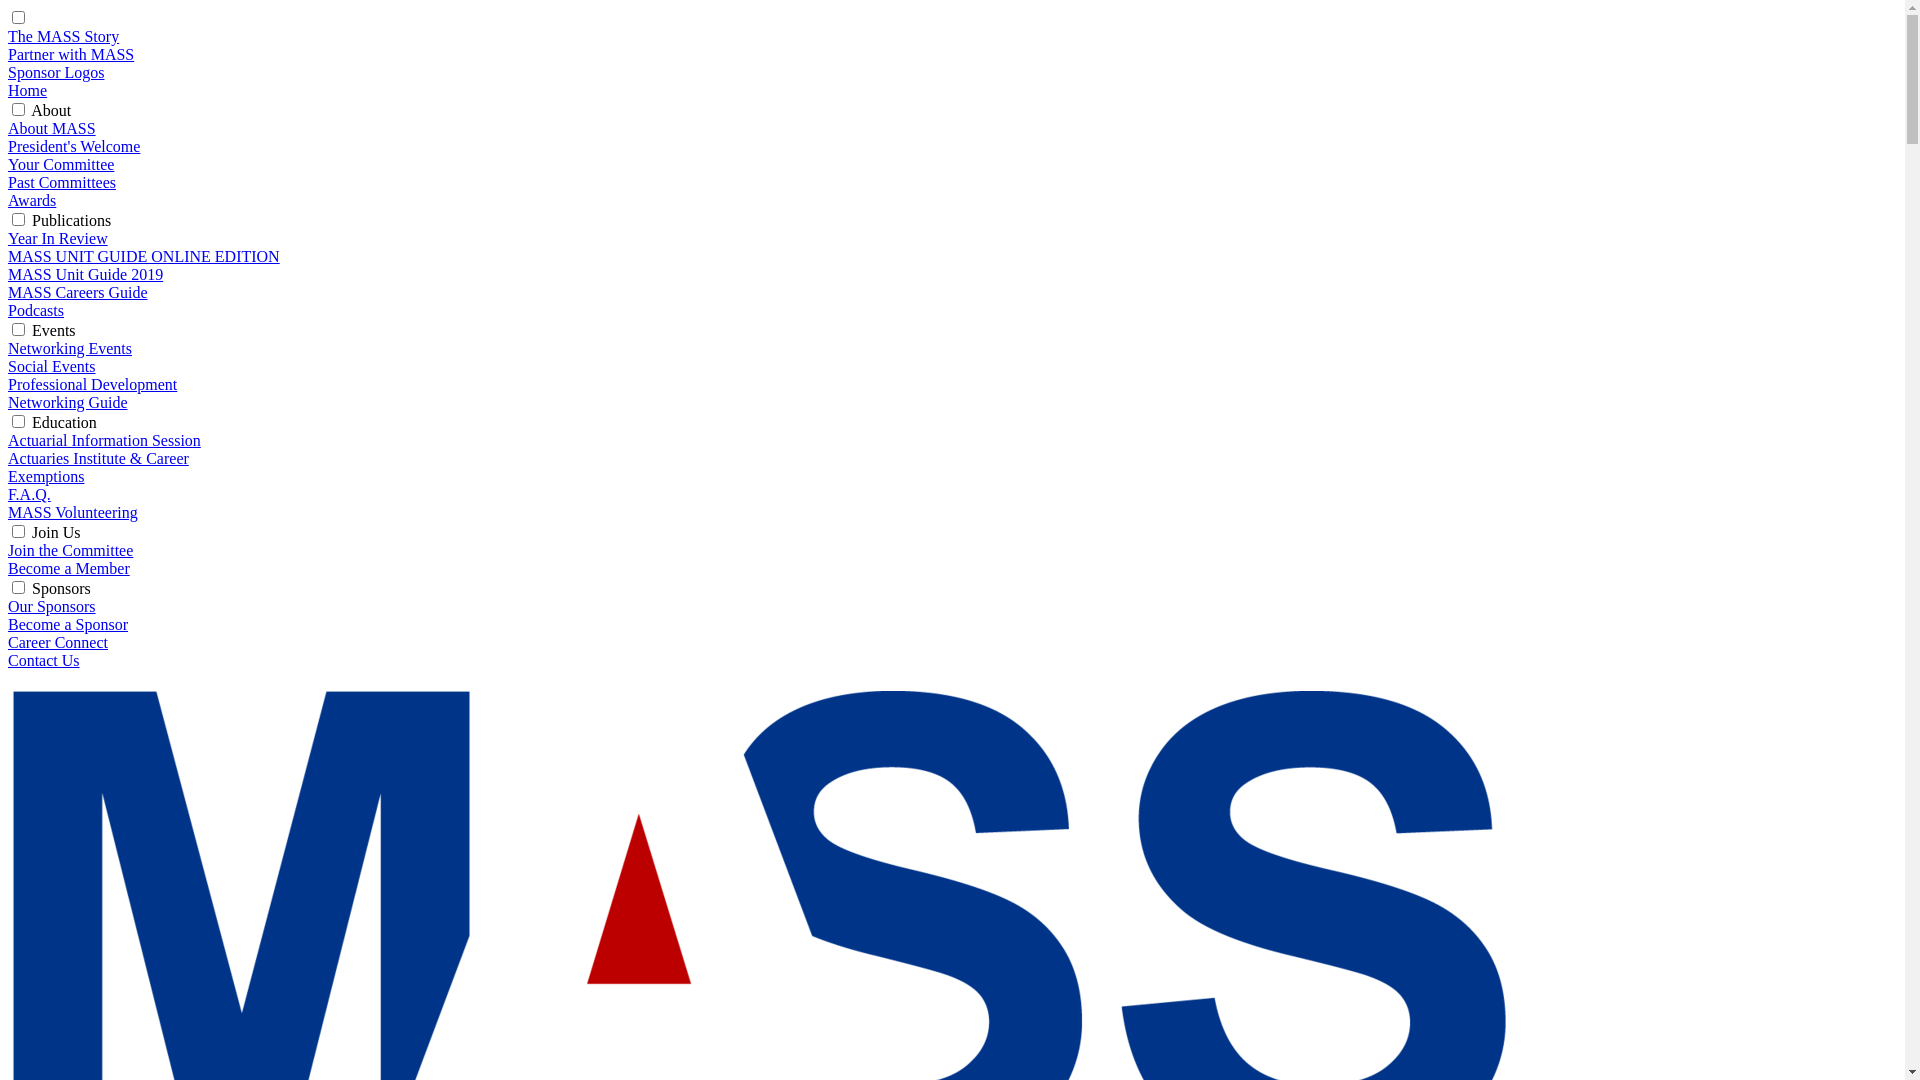 The image size is (1920, 1080). What do you see at coordinates (143, 255) in the screenshot?
I see `'MASS UNIT GUIDE ONLINE EDITION'` at bounding box center [143, 255].